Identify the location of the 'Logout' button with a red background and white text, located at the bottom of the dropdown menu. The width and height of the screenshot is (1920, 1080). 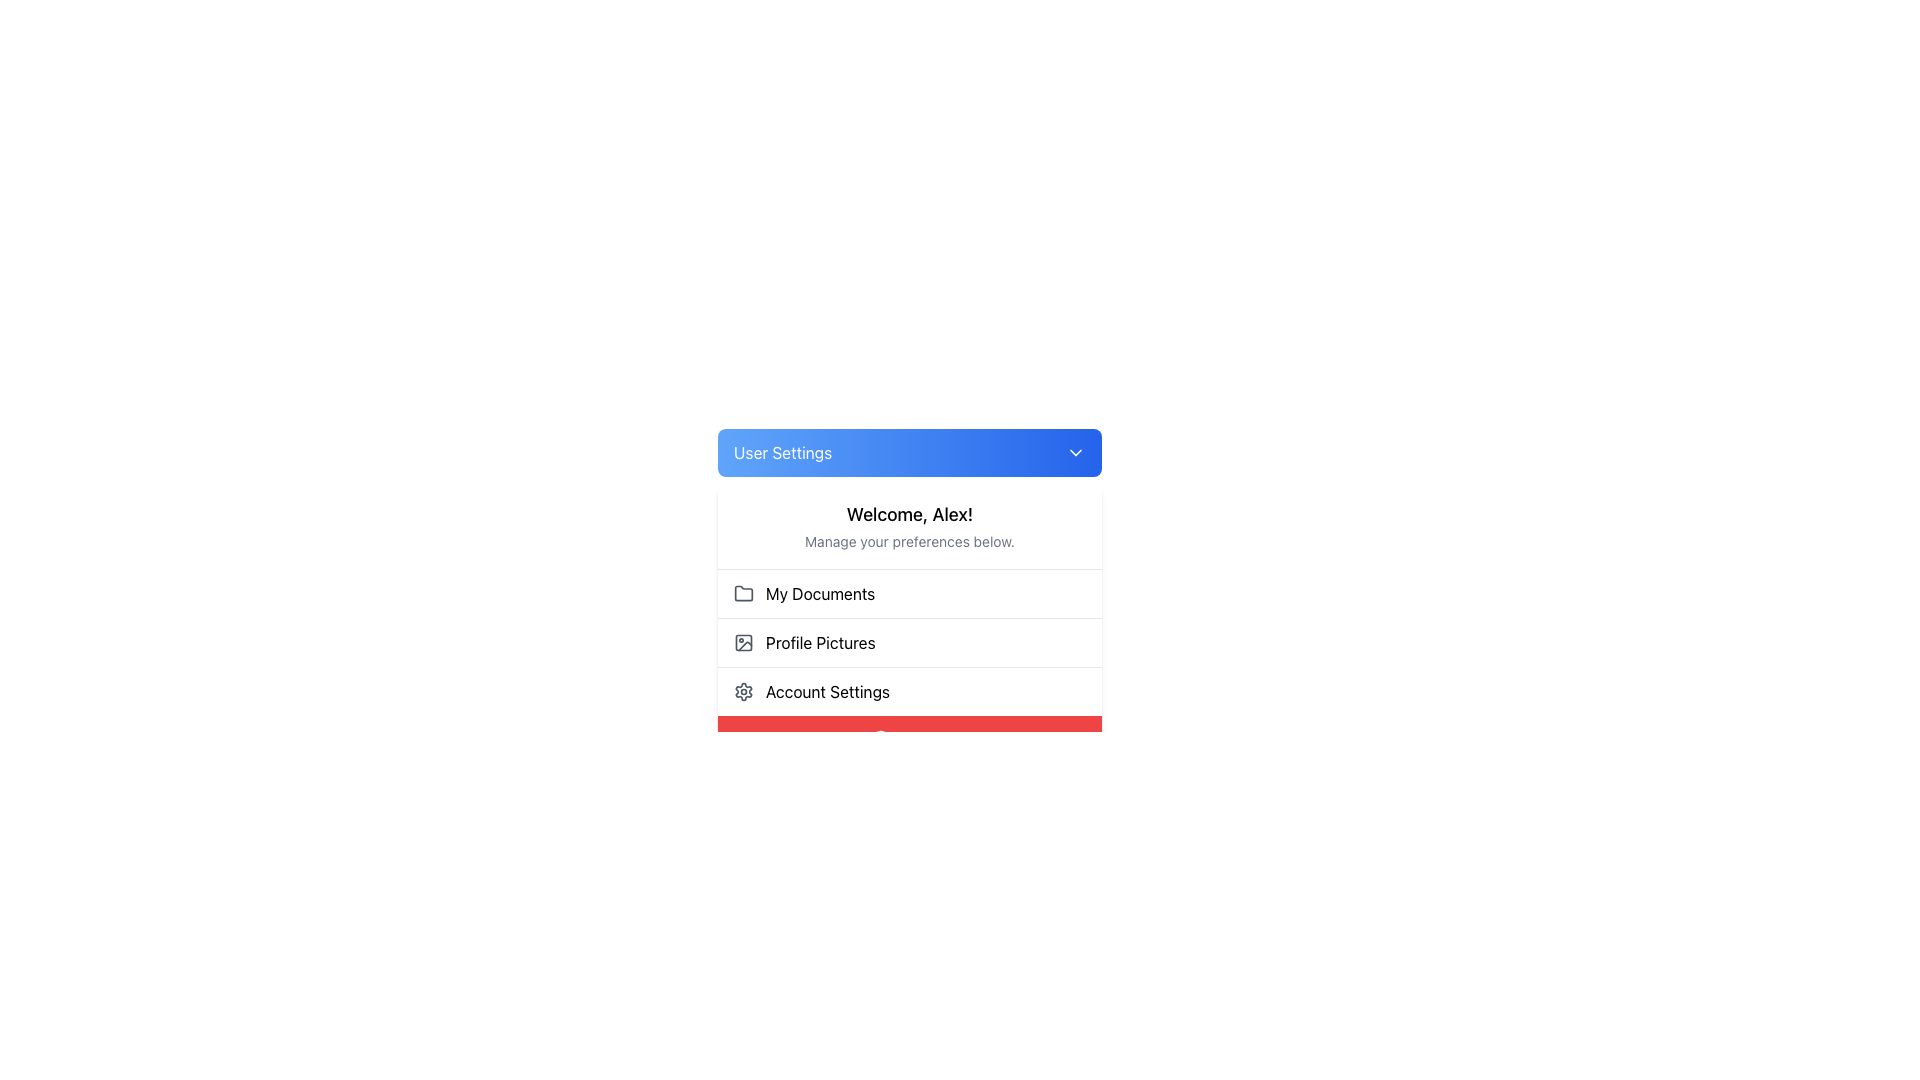
(909, 740).